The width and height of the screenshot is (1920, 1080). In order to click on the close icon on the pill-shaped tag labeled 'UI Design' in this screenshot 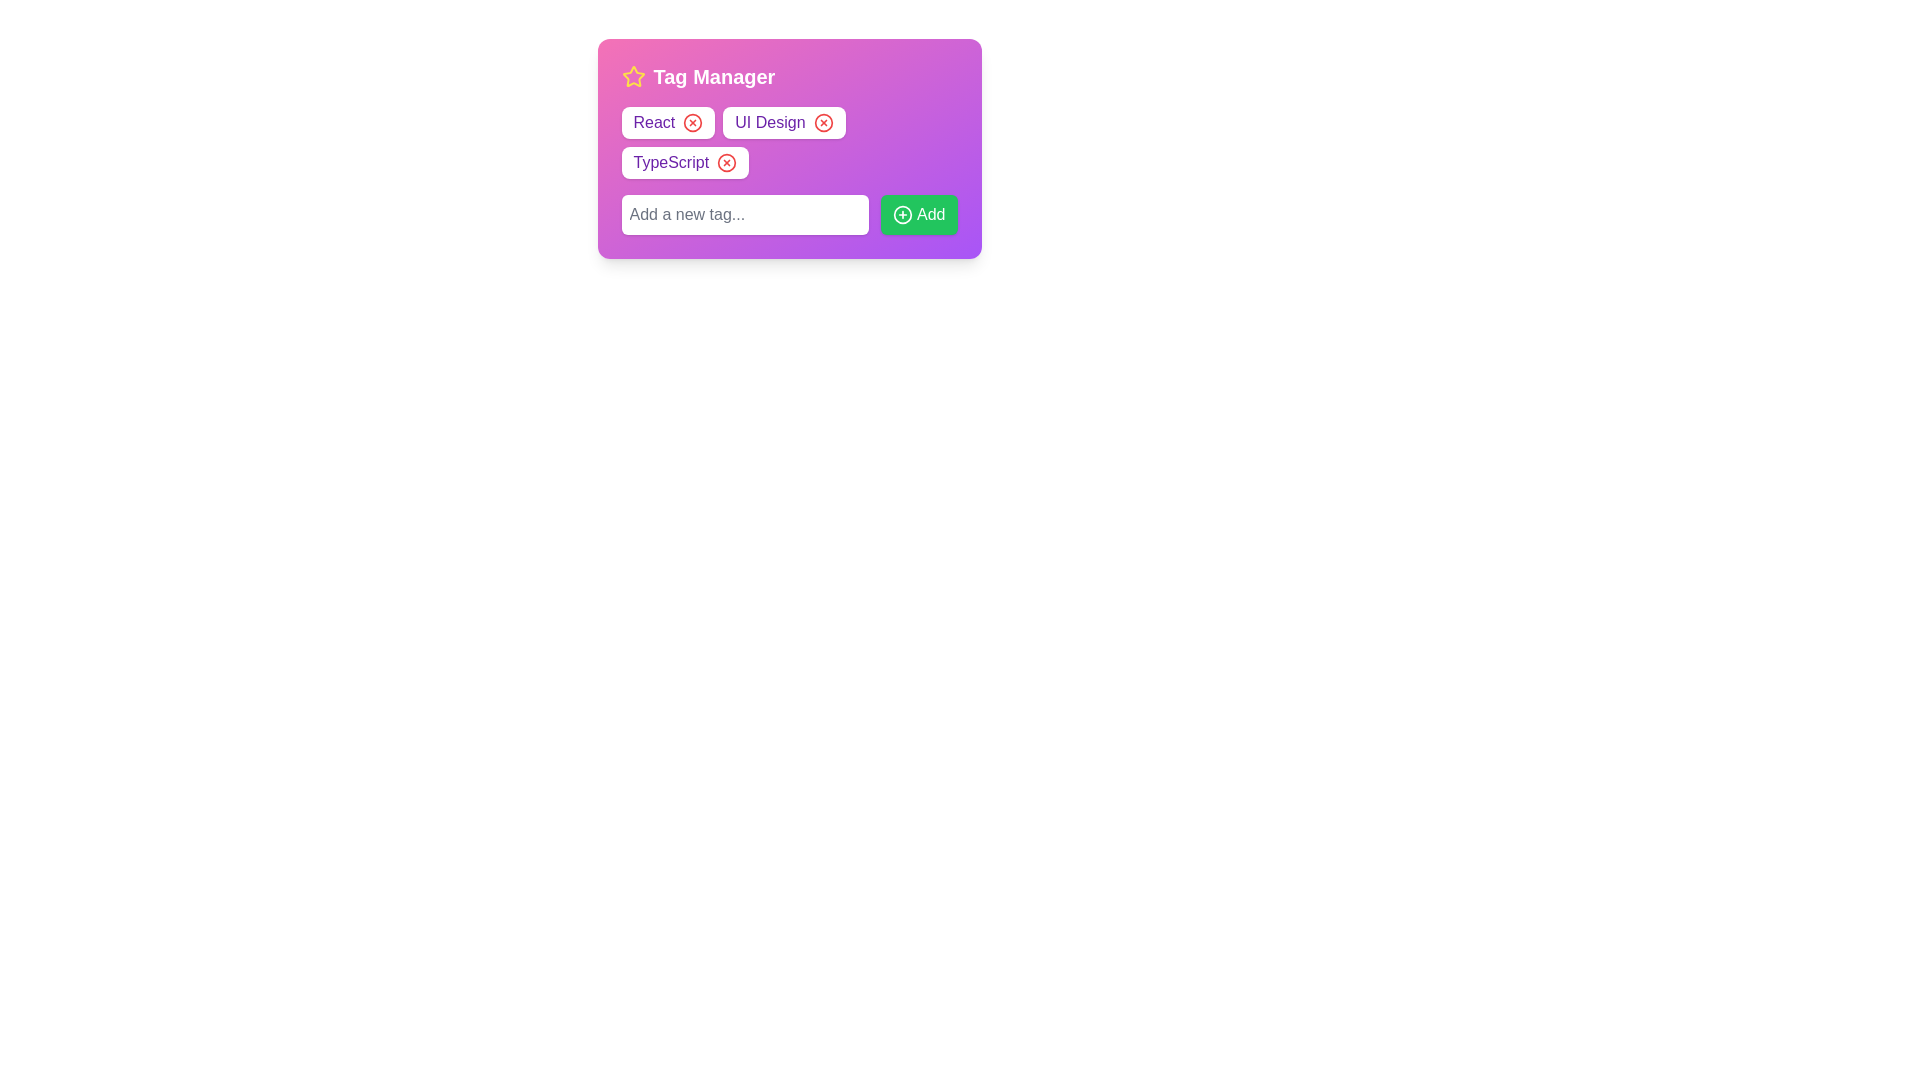, I will do `click(783, 123)`.